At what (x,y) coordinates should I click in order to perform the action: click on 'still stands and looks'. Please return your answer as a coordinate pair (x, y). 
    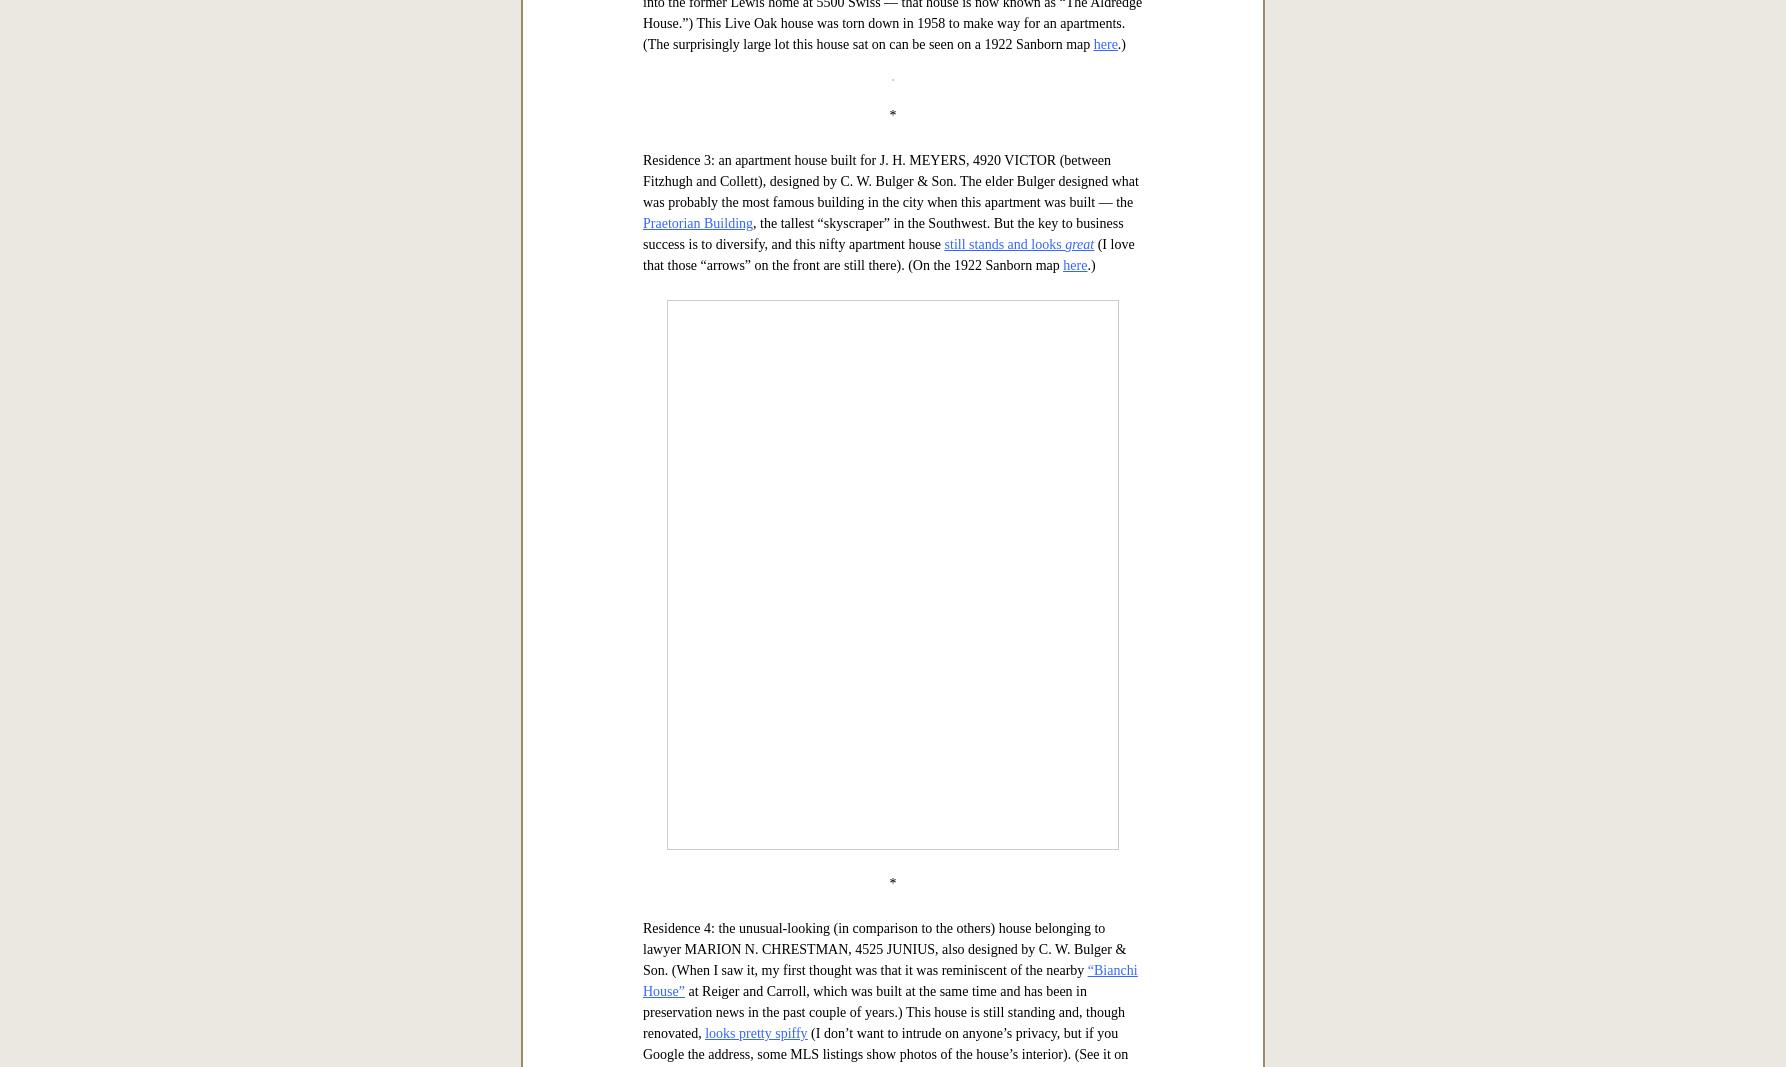
    Looking at the image, I should click on (1004, 870).